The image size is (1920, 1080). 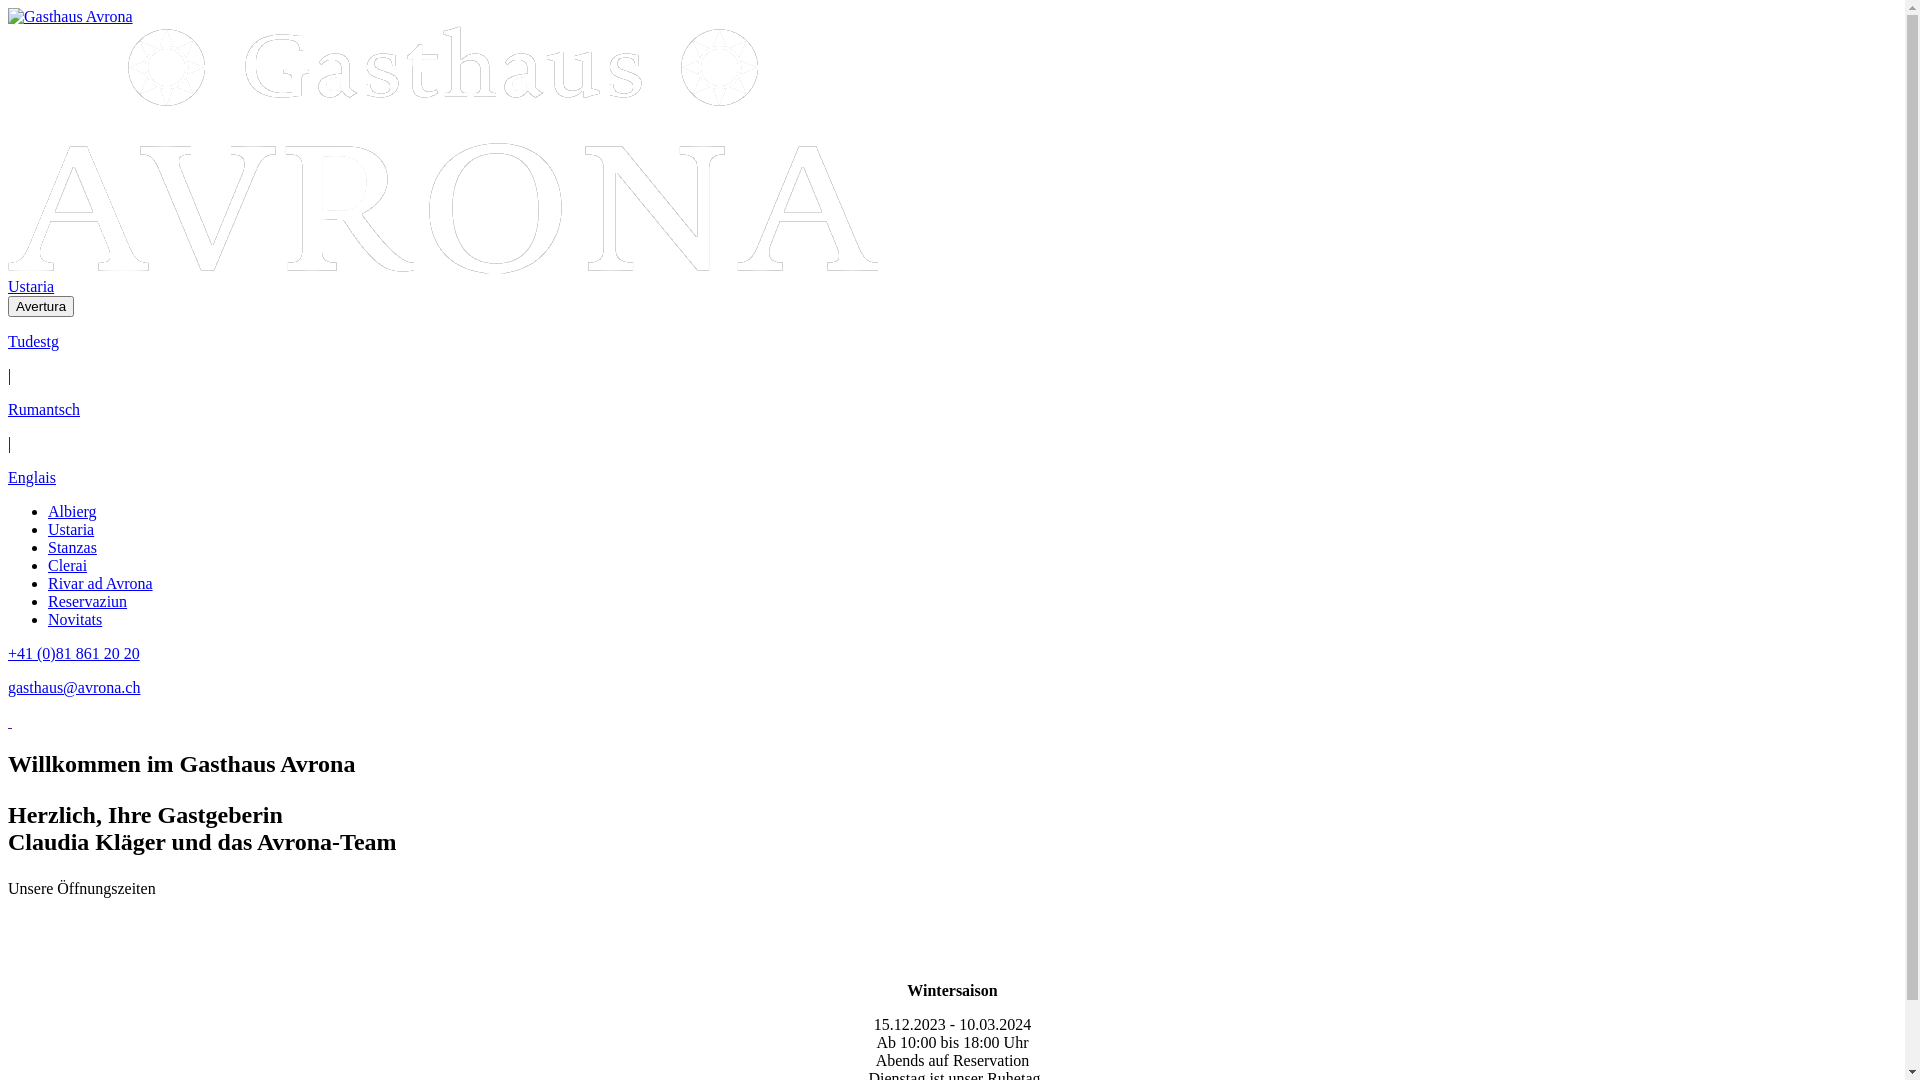 I want to click on 'Ustaria', so click(x=48, y=528).